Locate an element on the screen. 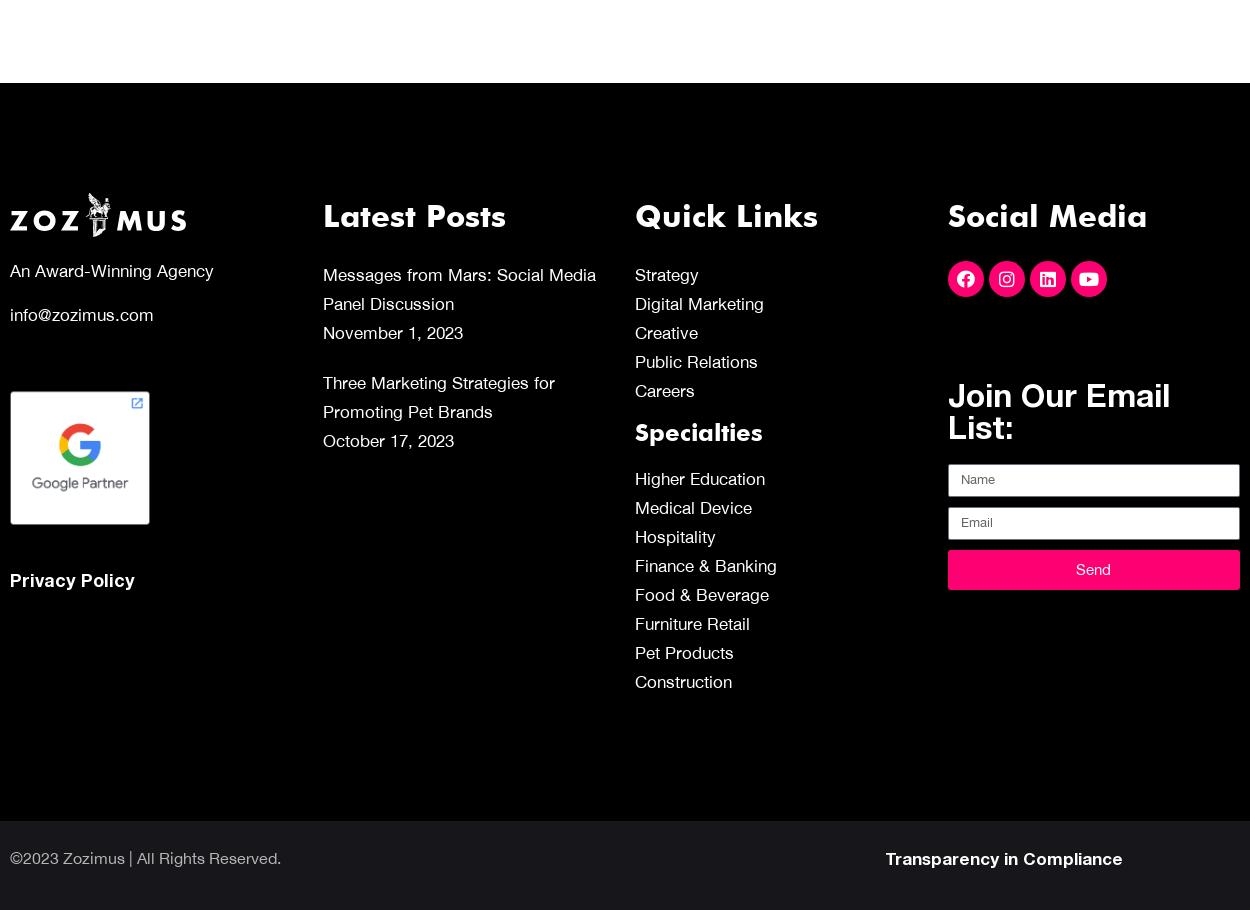 The height and width of the screenshot is (910, 1250). 'Privacy Policy' is located at coordinates (71, 580).